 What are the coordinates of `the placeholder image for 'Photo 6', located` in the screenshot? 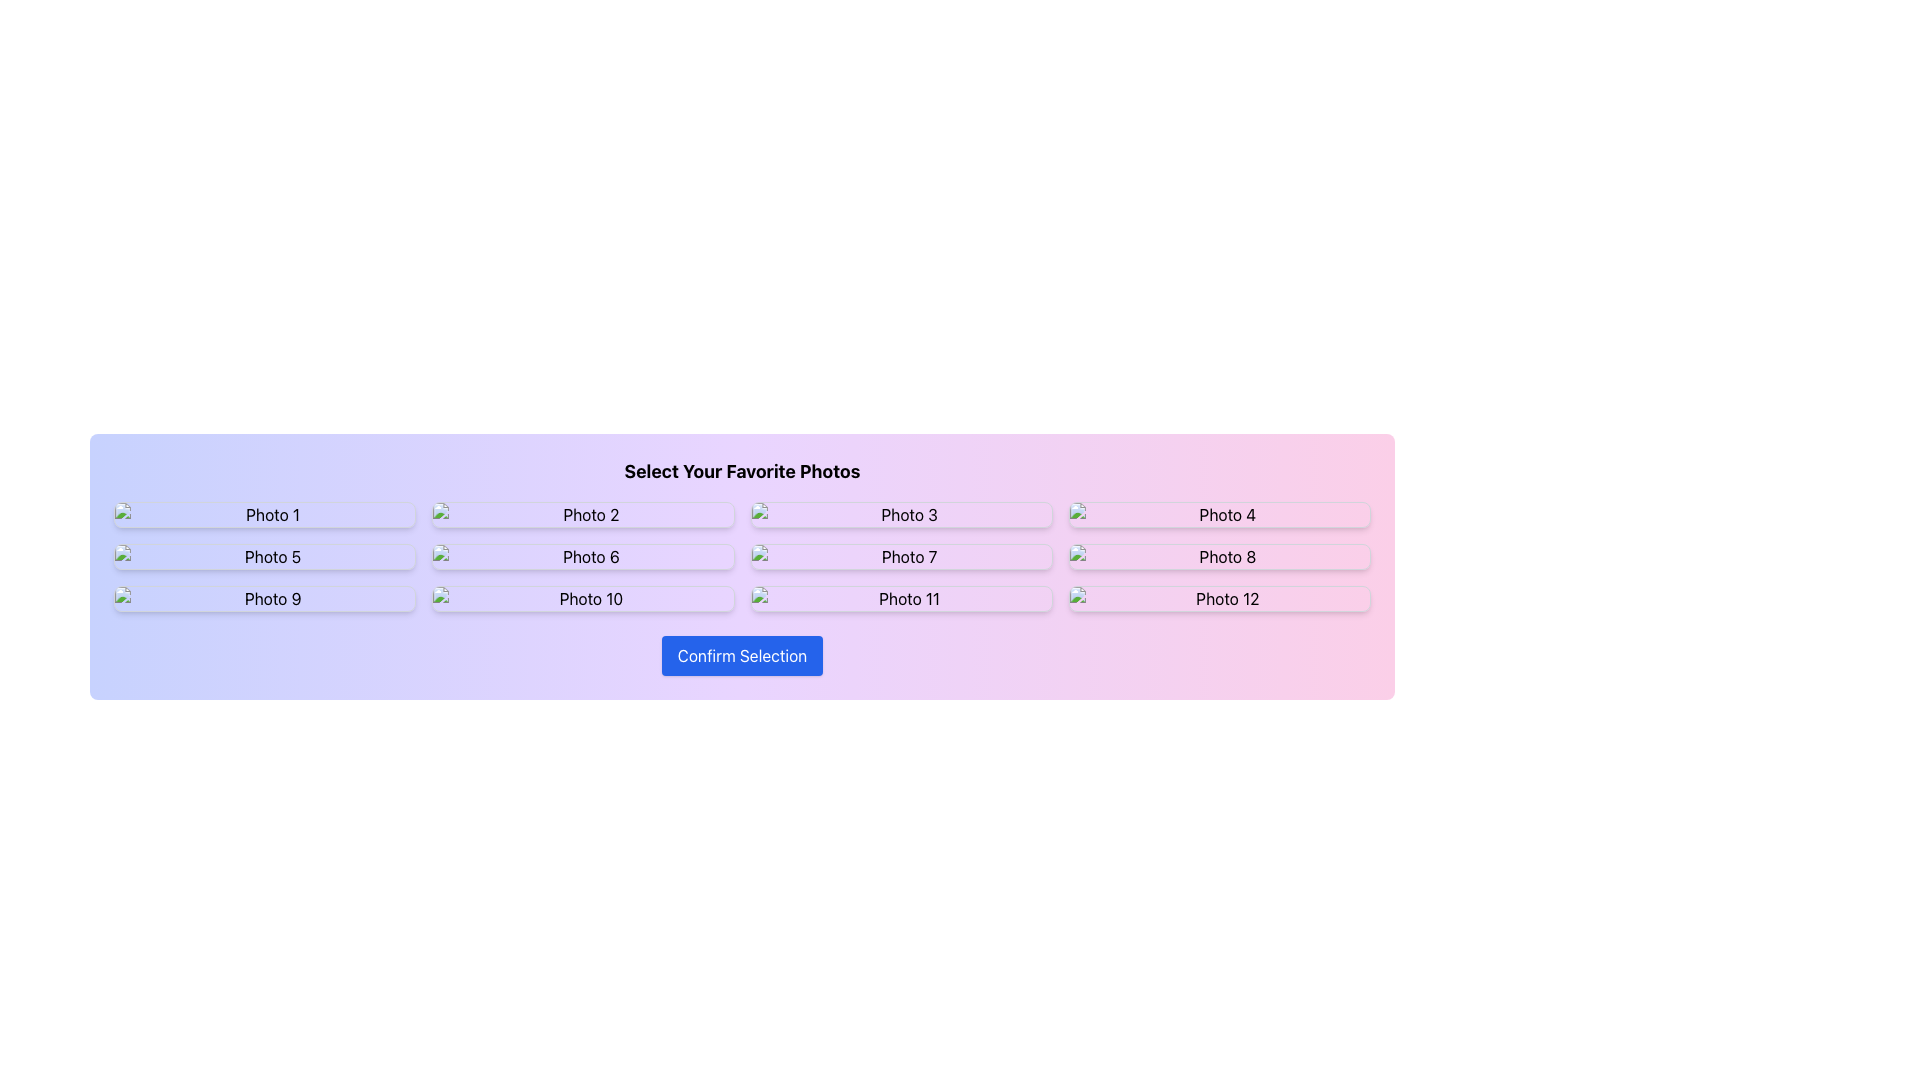 It's located at (582, 556).